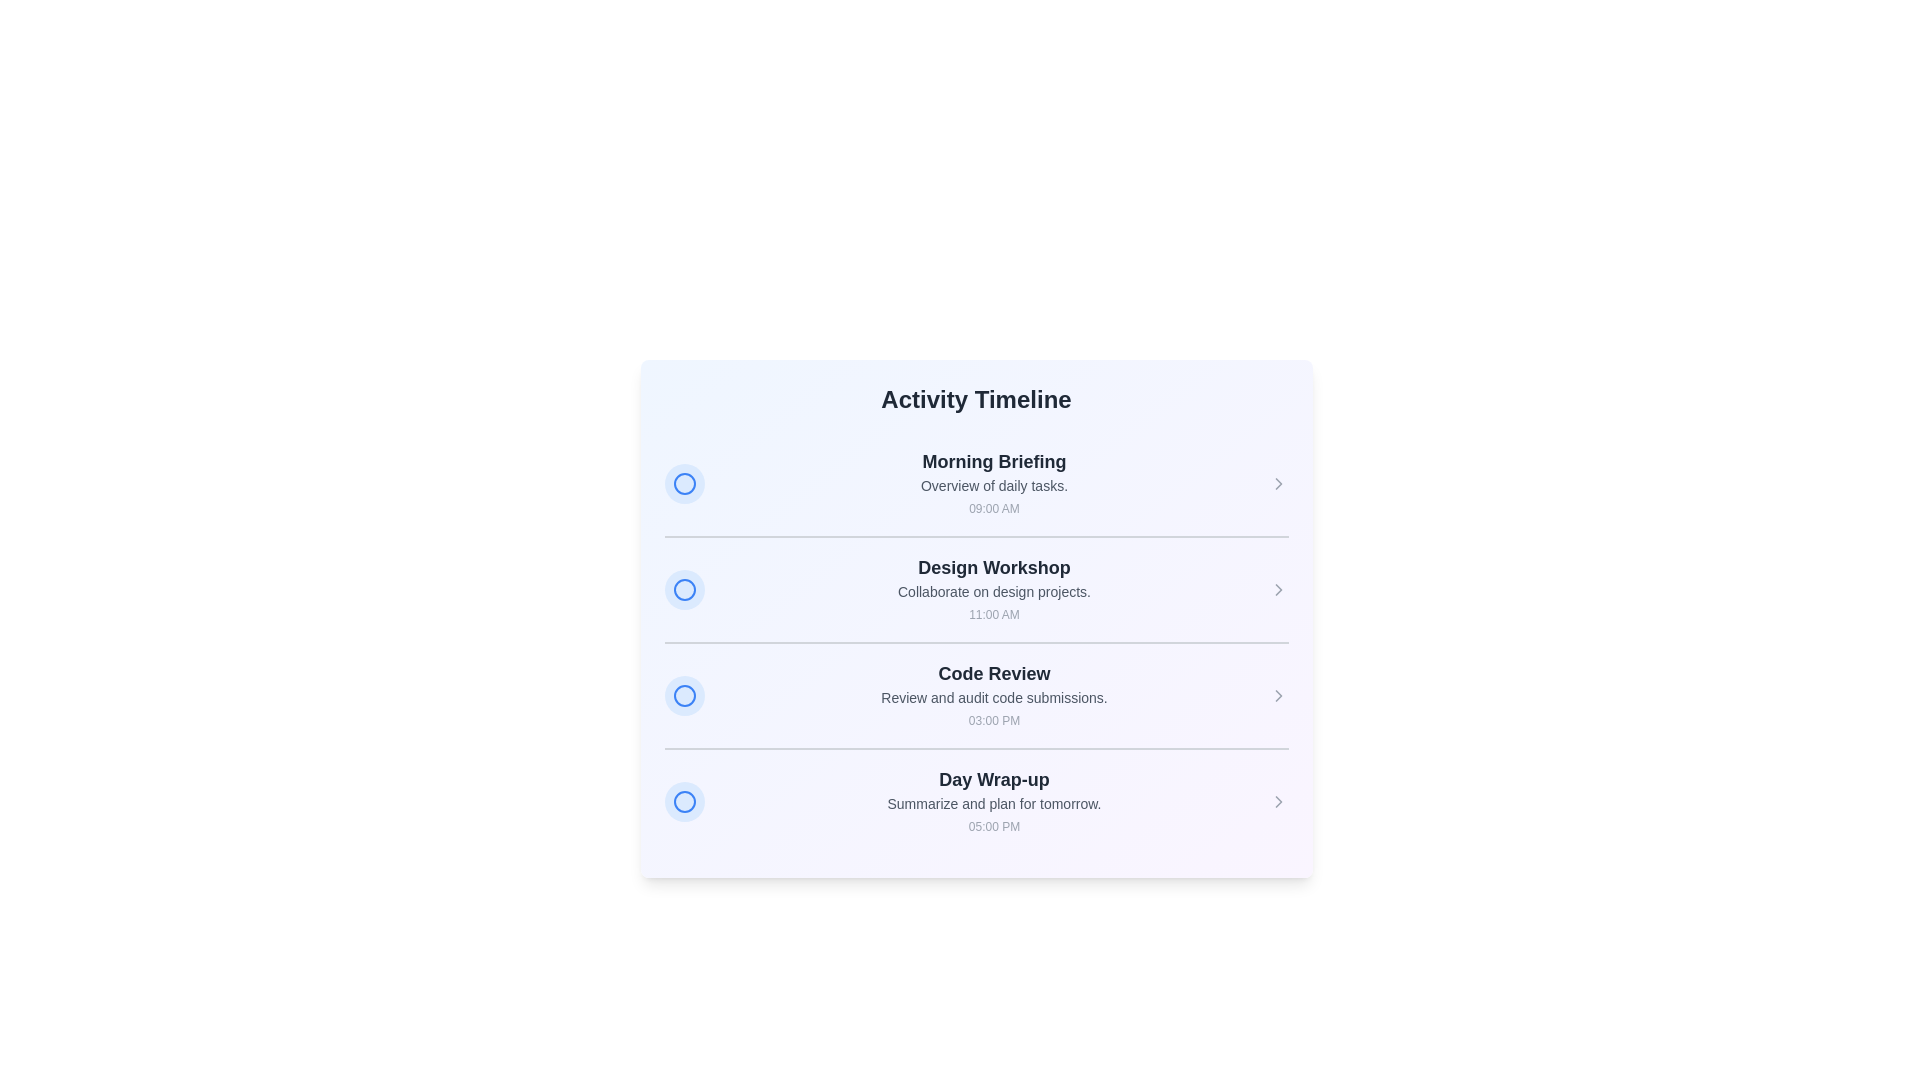 This screenshot has height=1080, width=1920. What do you see at coordinates (994, 483) in the screenshot?
I see `the static text display that conveys scheduled activity details for the 'Morning Briefing' event` at bounding box center [994, 483].